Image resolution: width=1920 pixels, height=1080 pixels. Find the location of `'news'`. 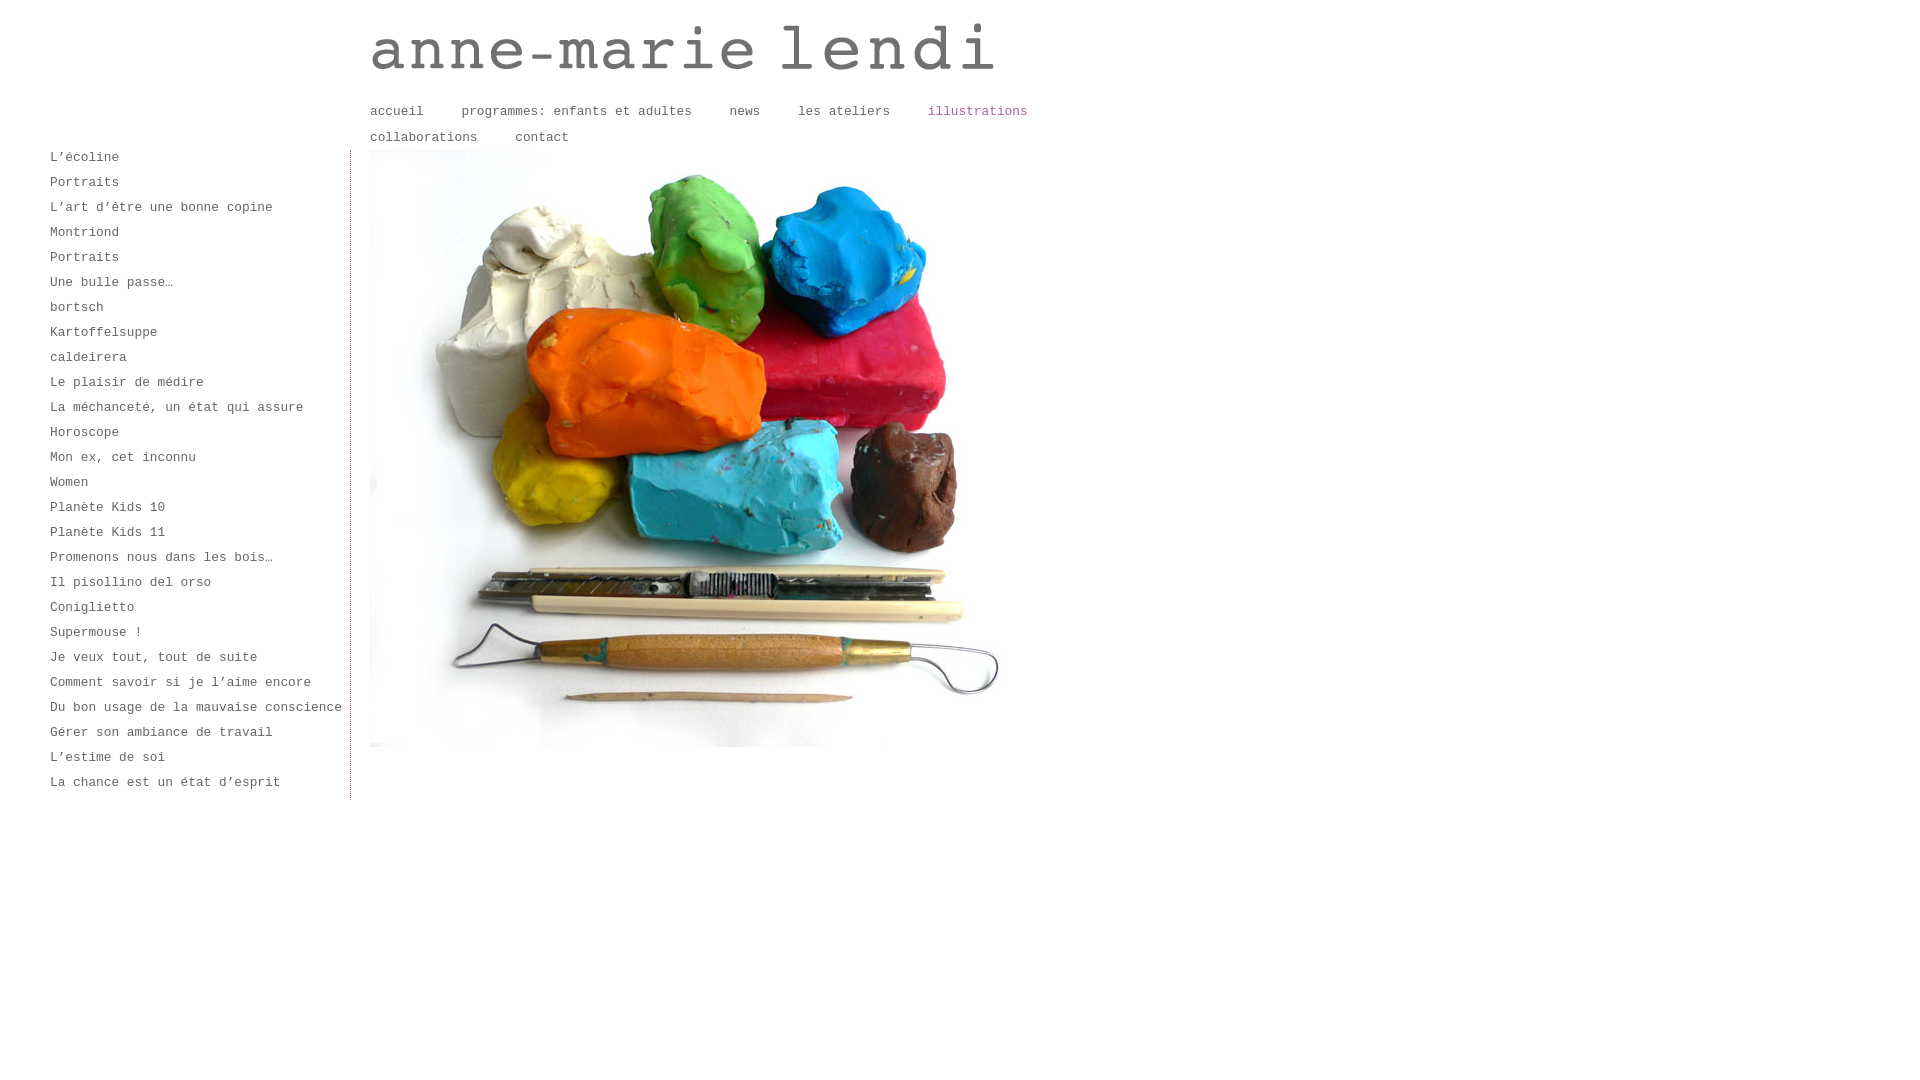

'news' is located at coordinates (744, 111).